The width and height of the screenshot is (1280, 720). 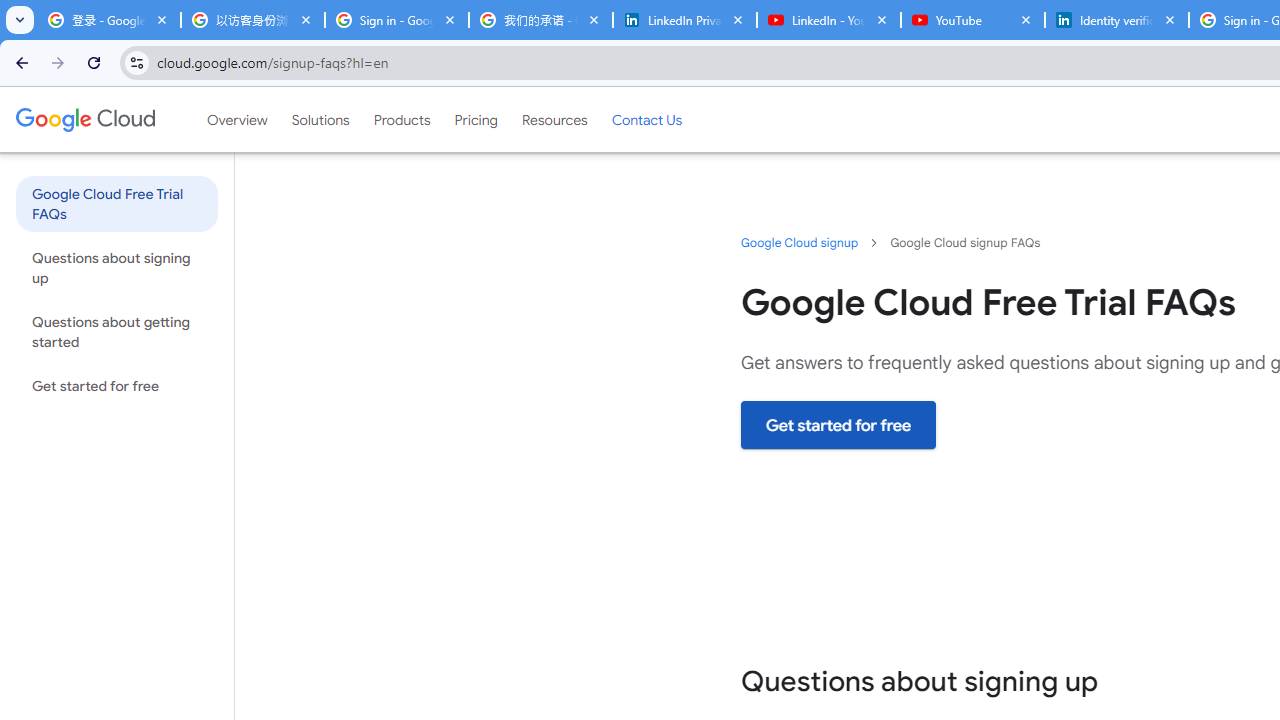 What do you see at coordinates (684, 20) in the screenshot?
I see `'LinkedIn Privacy Policy'` at bounding box center [684, 20].